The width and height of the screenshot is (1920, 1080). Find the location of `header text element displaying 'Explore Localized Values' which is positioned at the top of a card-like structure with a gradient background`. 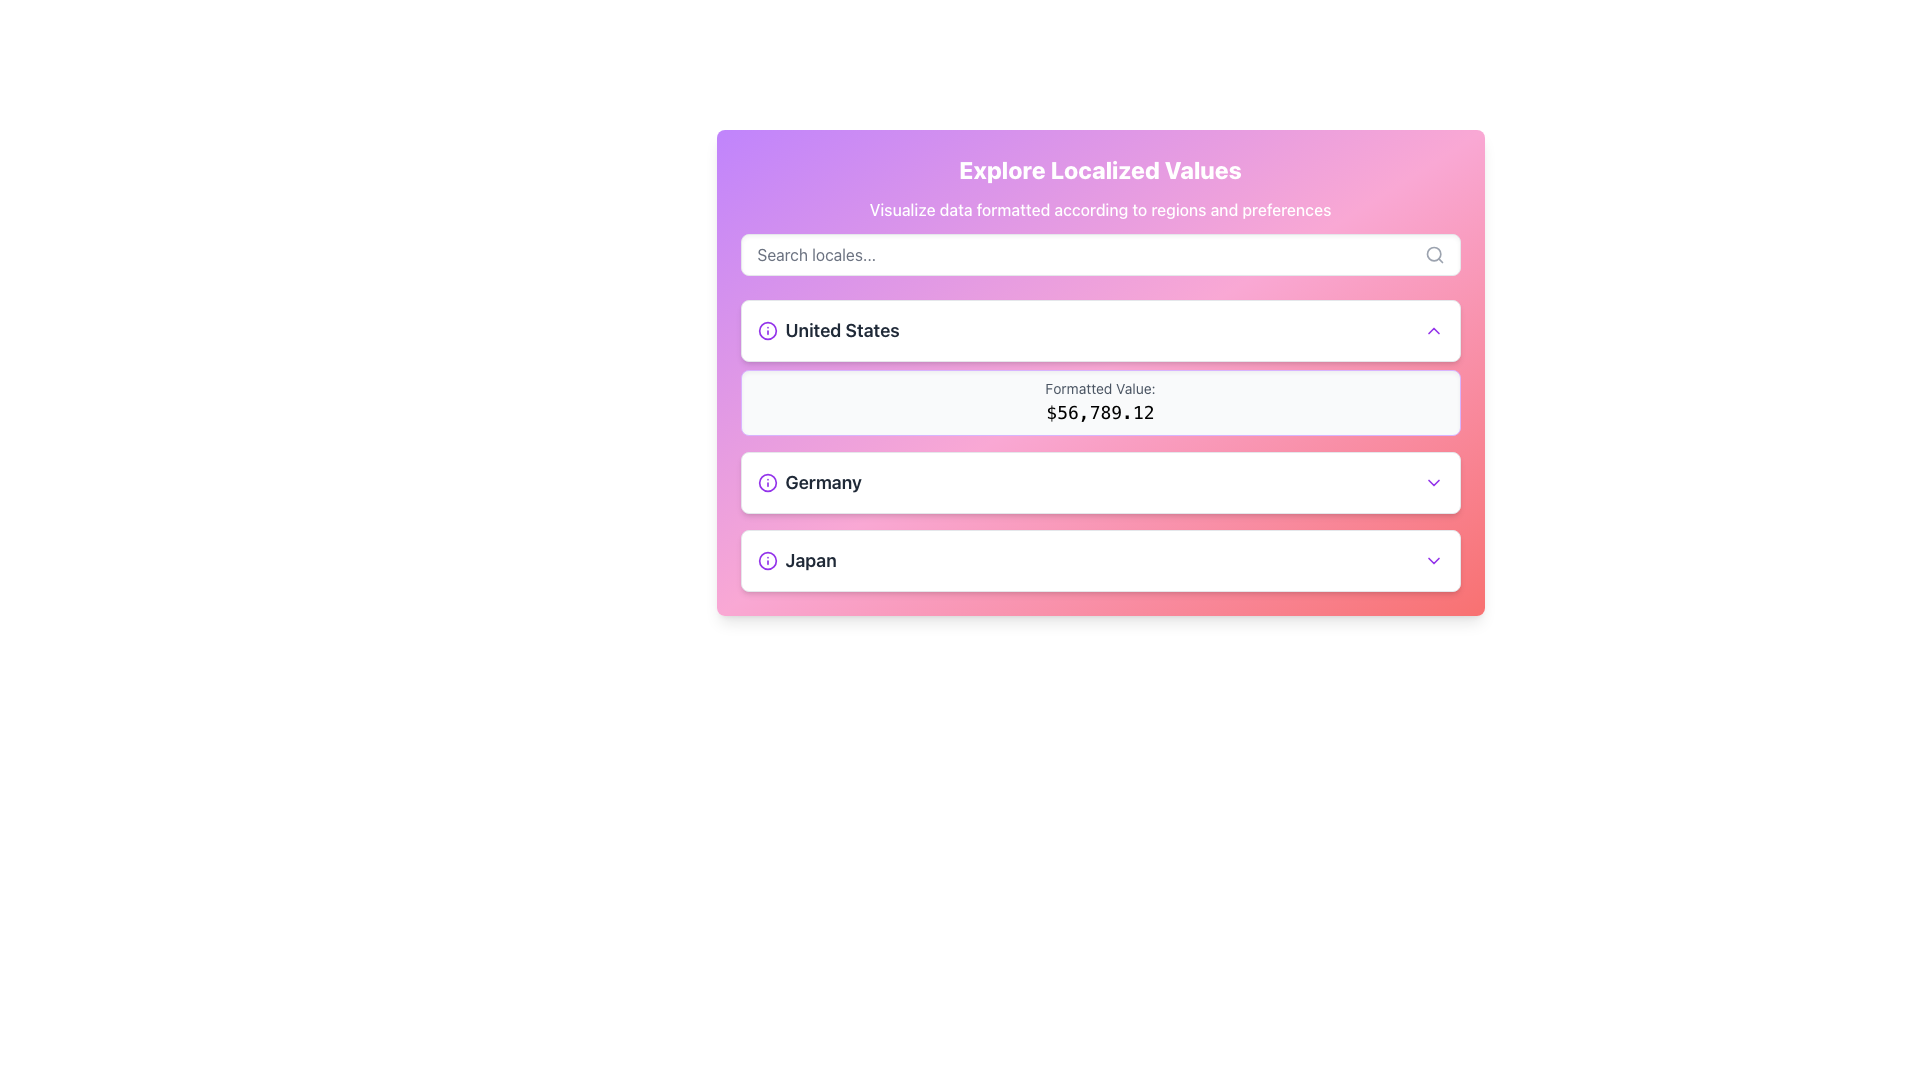

header text element displaying 'Explore Localized Values' which is positioned at the top of a card-like structure with a gradient background is located at coordinates (1099, 168).